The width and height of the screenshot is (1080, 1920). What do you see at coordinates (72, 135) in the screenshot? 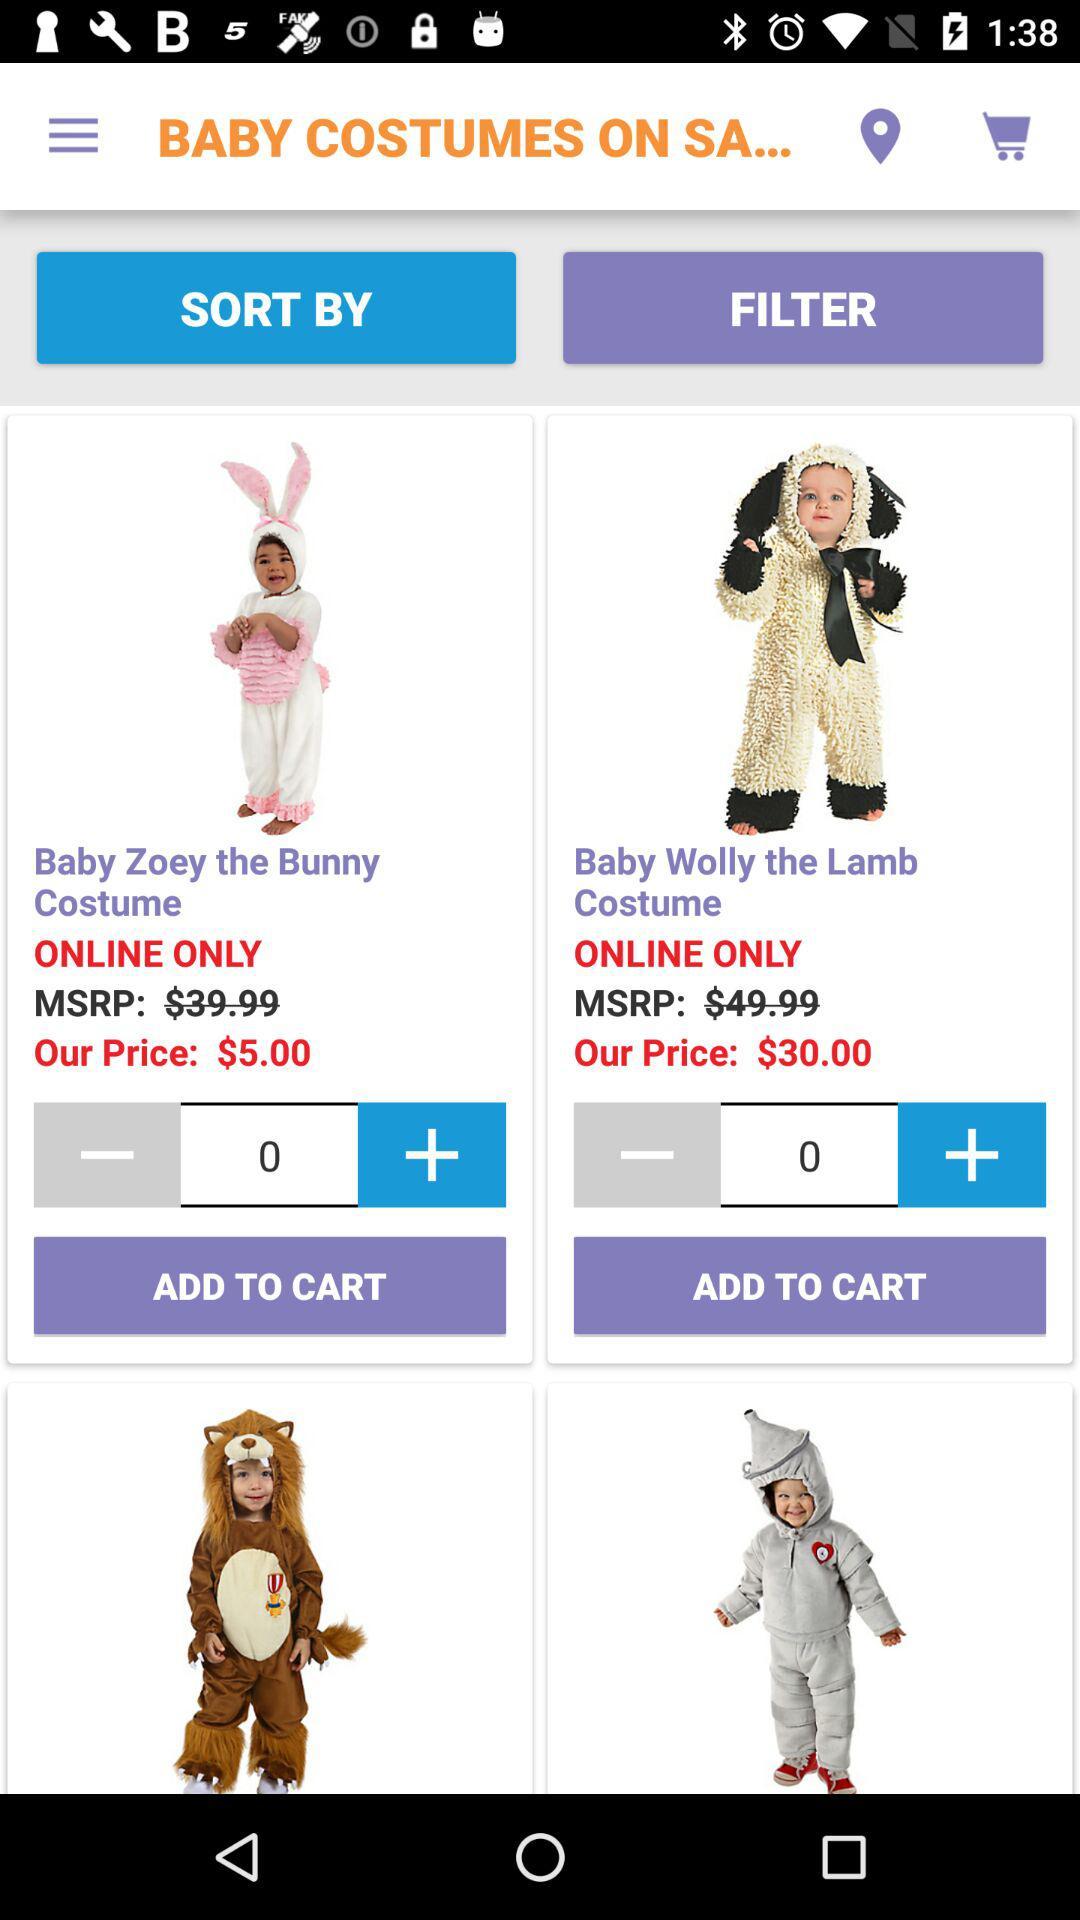
I see `icon to the left of the baby costumes on icon` at bounding box center [72, 135].